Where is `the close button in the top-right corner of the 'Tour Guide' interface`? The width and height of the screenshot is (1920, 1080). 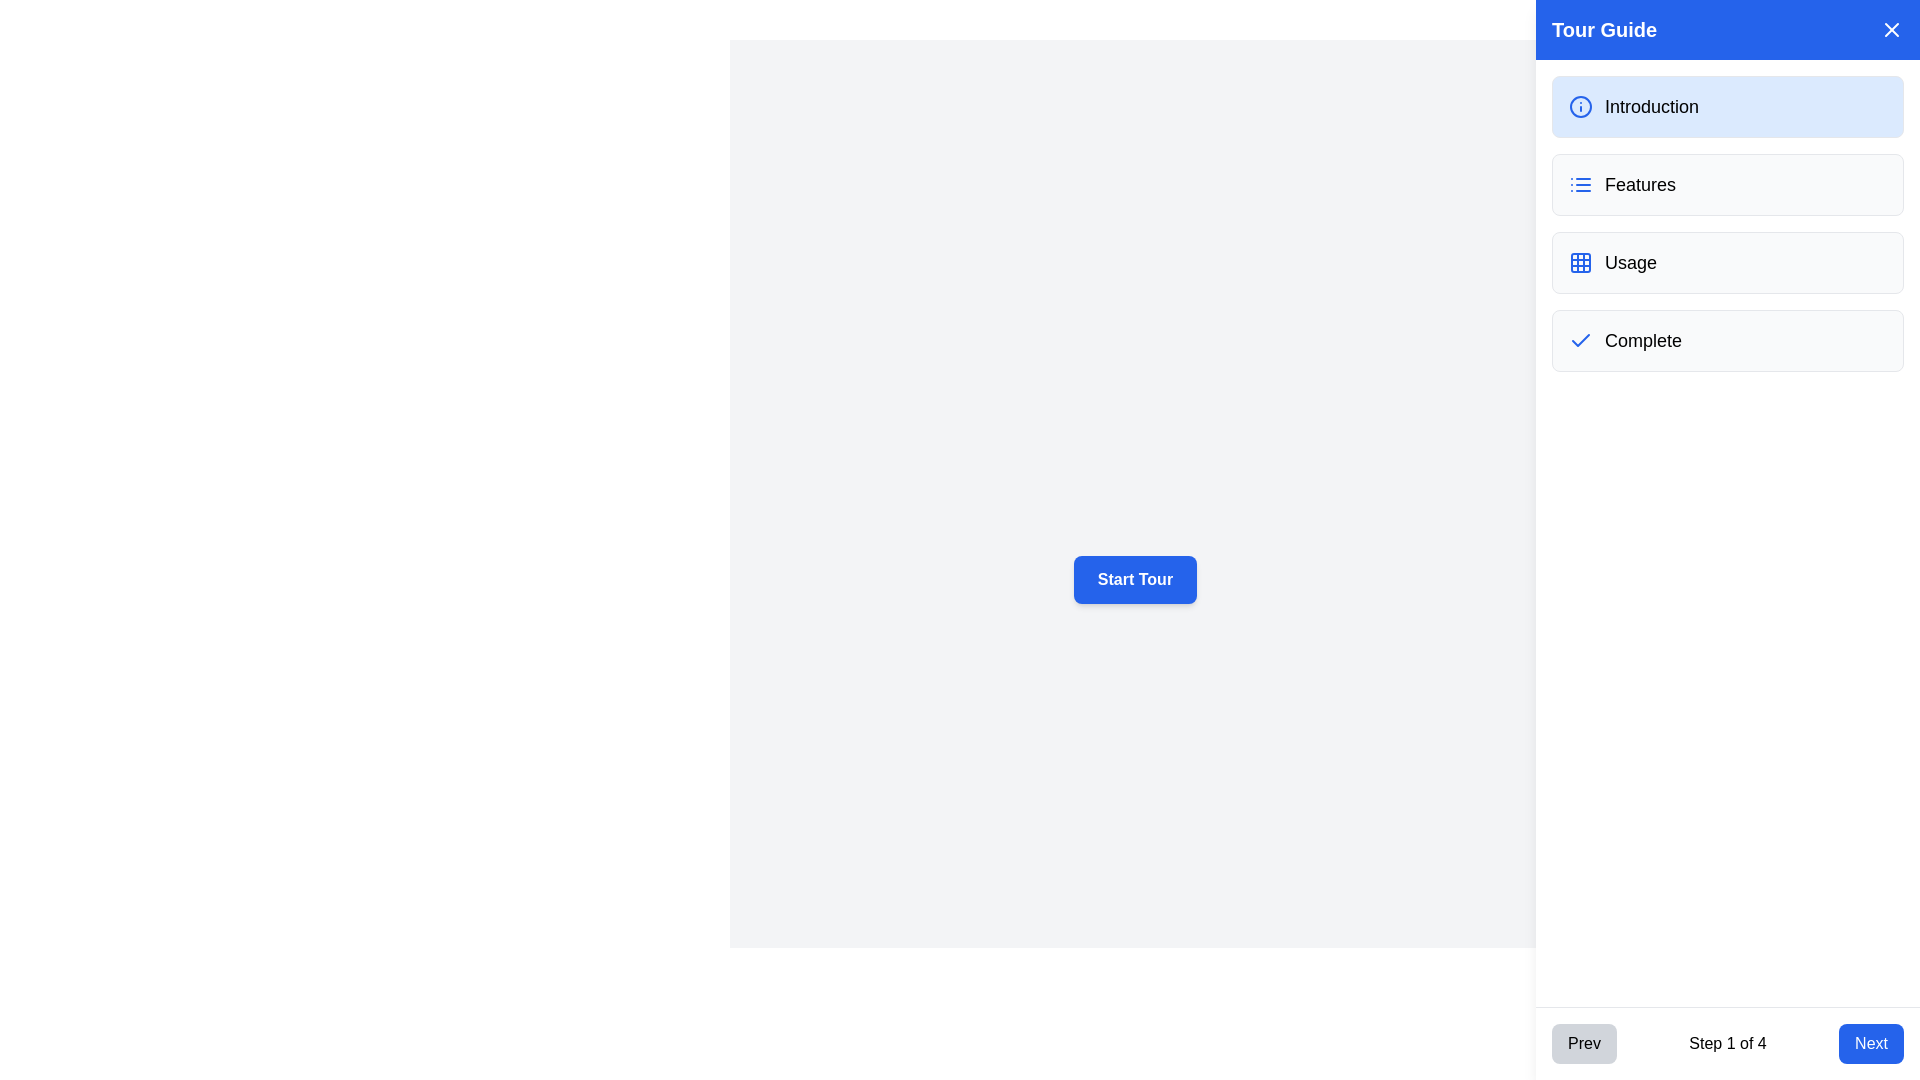
the close button in the top-right corner of the 'Tour Guide' interface is located at coordinates (1890, 30).